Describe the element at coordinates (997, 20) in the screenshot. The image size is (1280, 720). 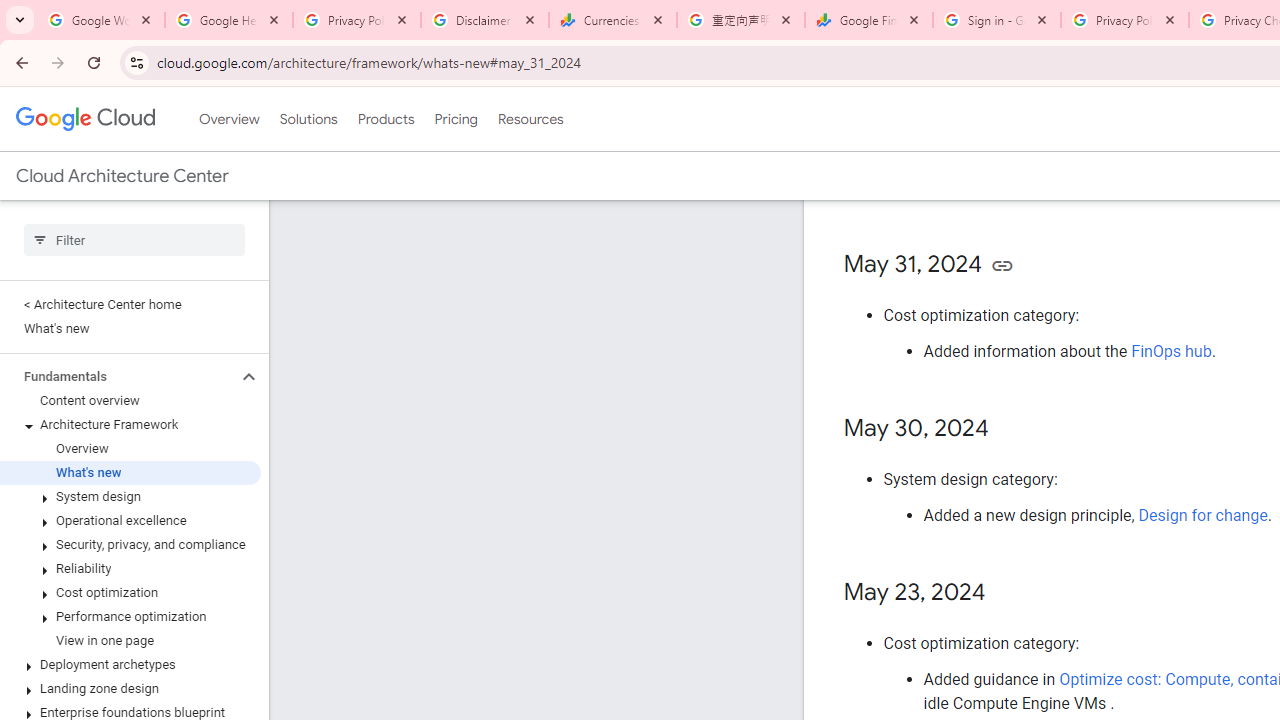
I see `'Sign in - Google Accounts'` at that location.